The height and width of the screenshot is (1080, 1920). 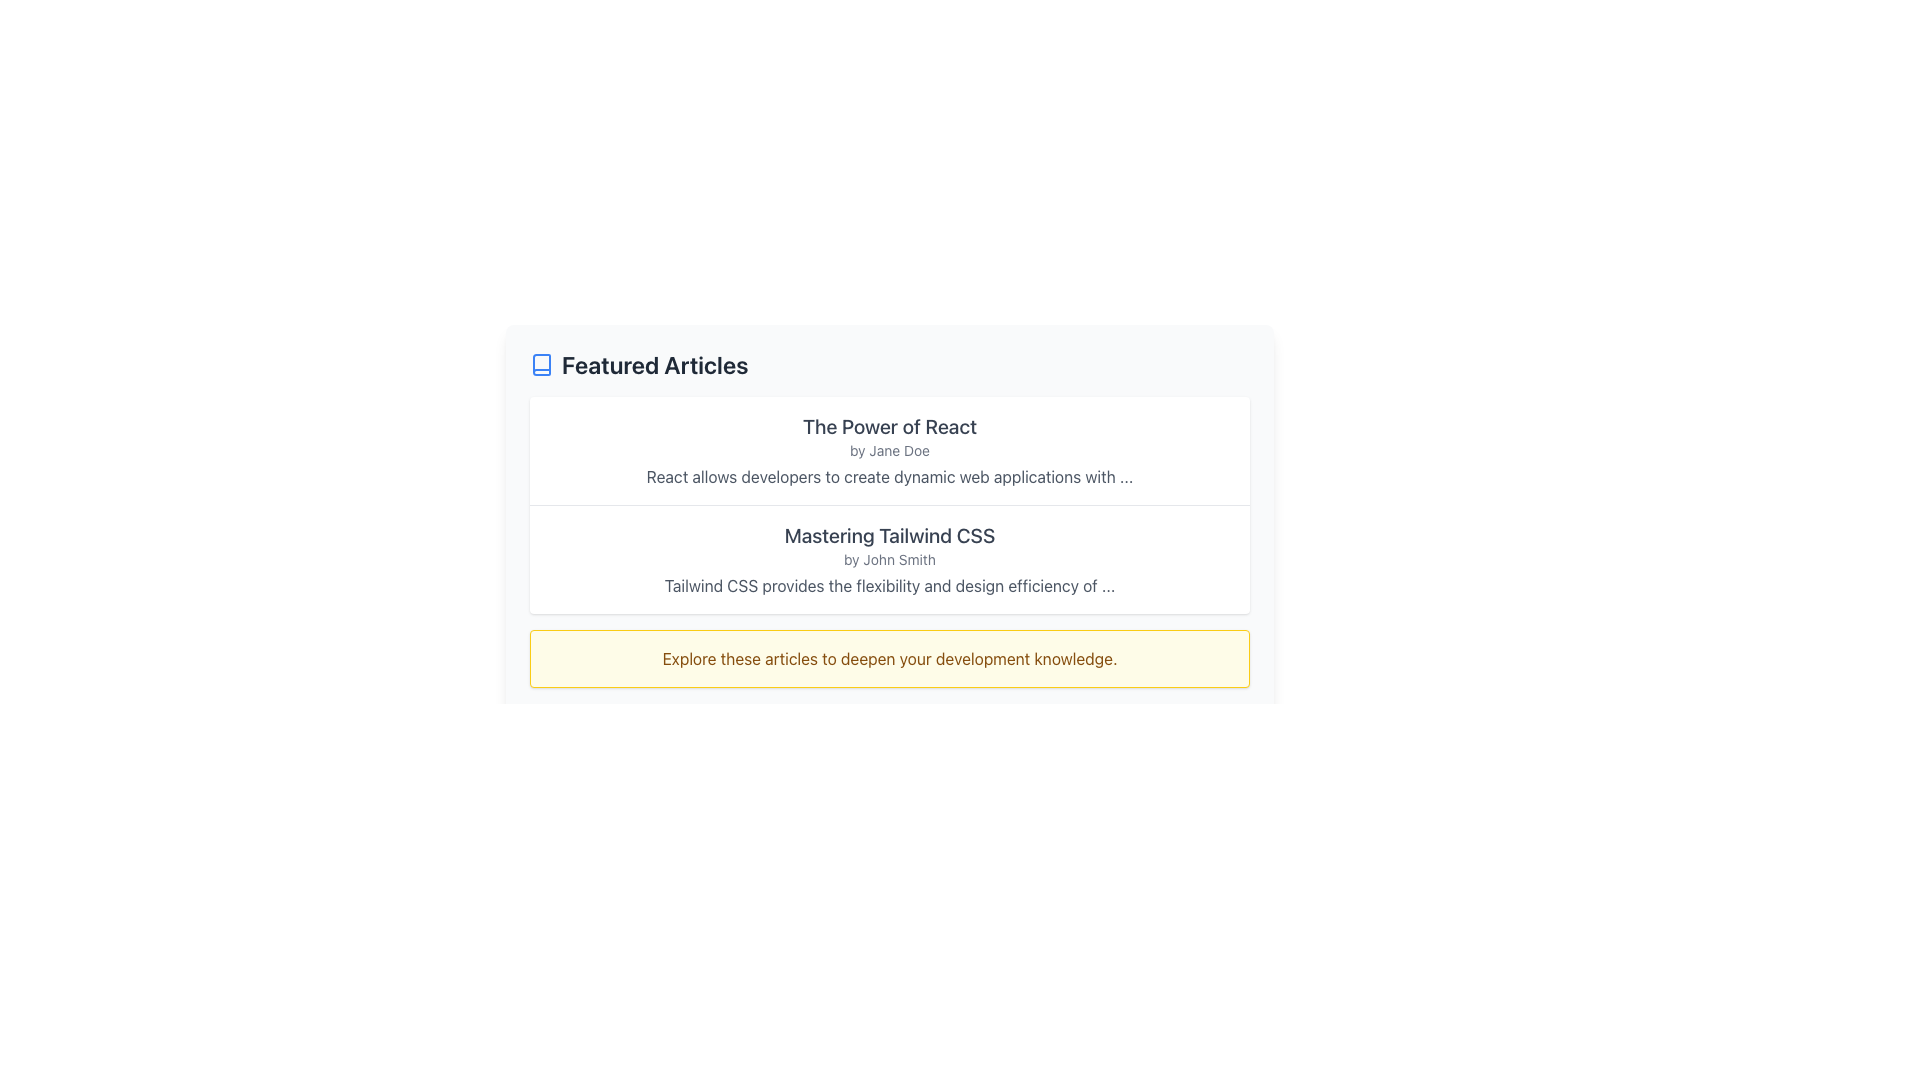 I want to click on the static text label containing 'by John Smith', which is located directly below the title 'Mastering Tailwind CSS' and styled in a lighter gray color, so click(x=888, y=559).